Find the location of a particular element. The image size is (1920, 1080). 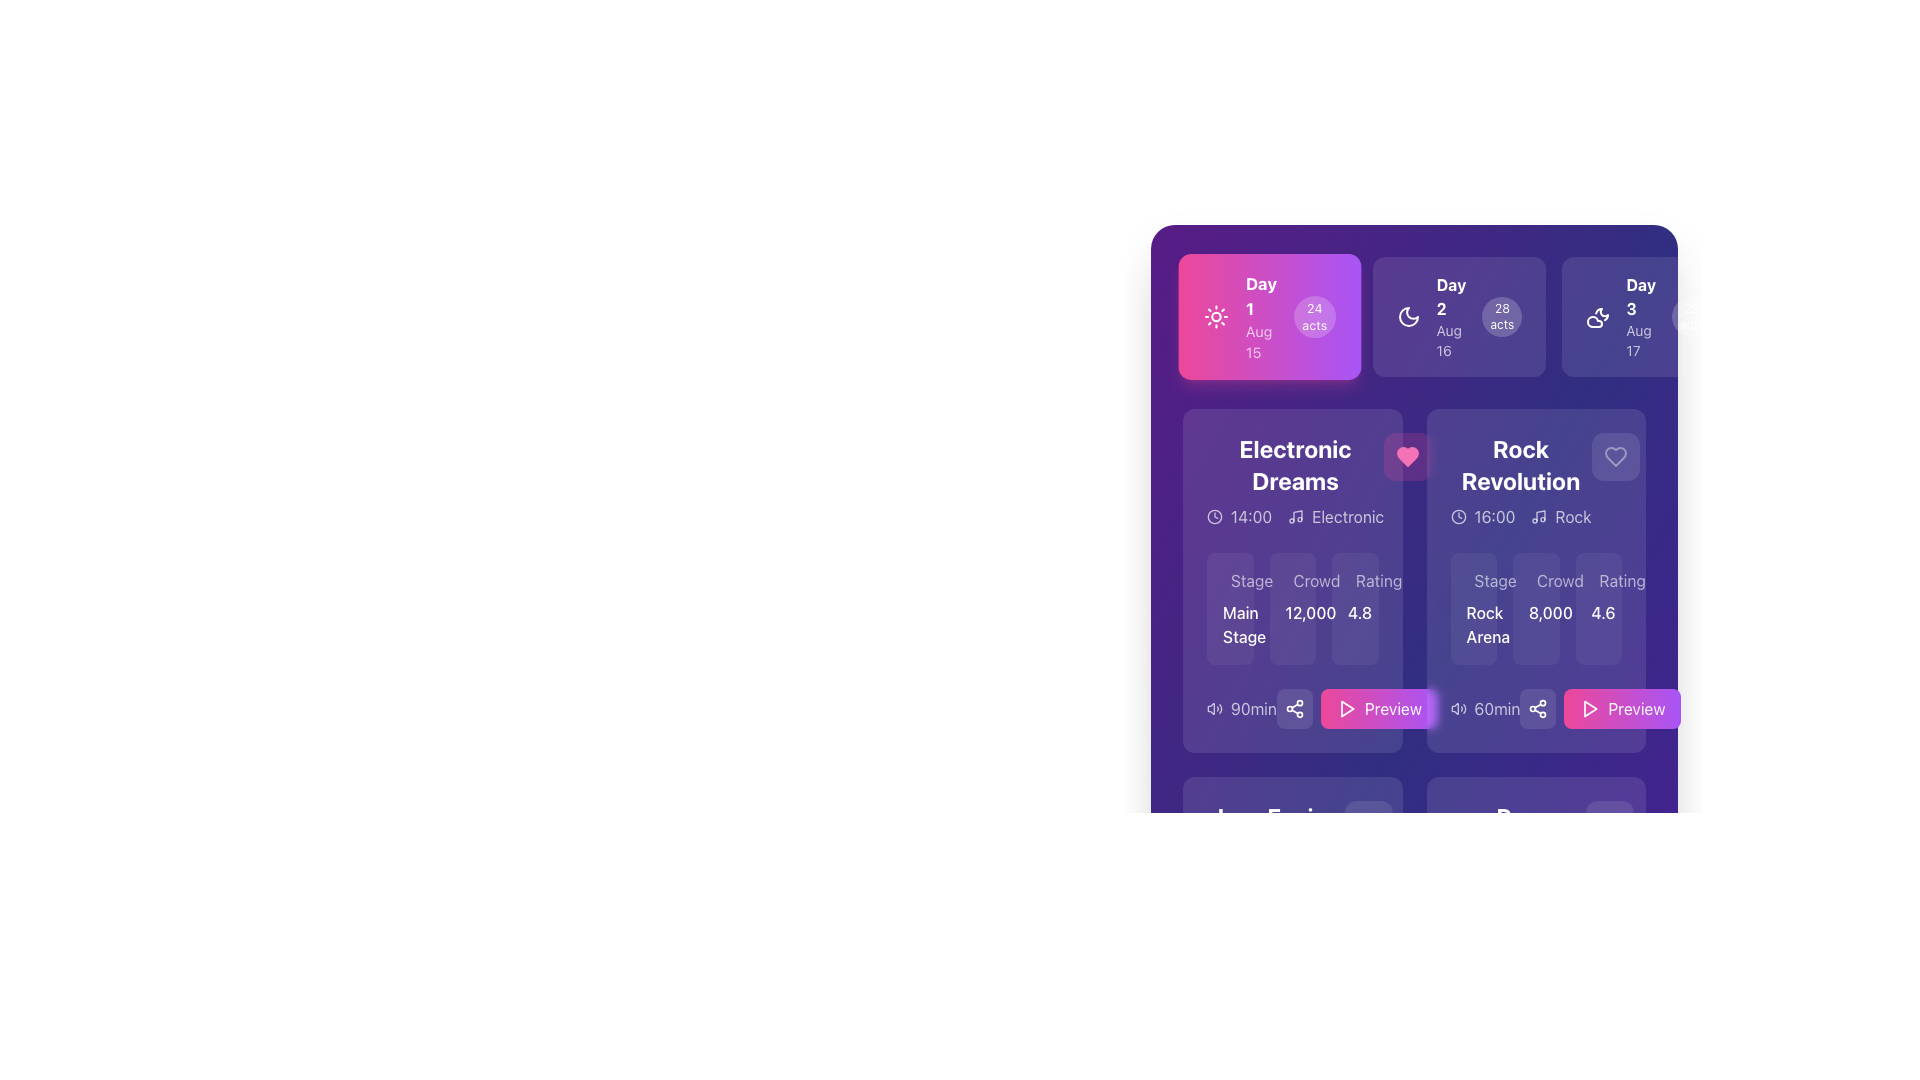

crowd count displayed in the Text display element with a purple background, specifically located in the second column of the card for the event 'Rock Revolution' is located at coordinates (1535, 608).